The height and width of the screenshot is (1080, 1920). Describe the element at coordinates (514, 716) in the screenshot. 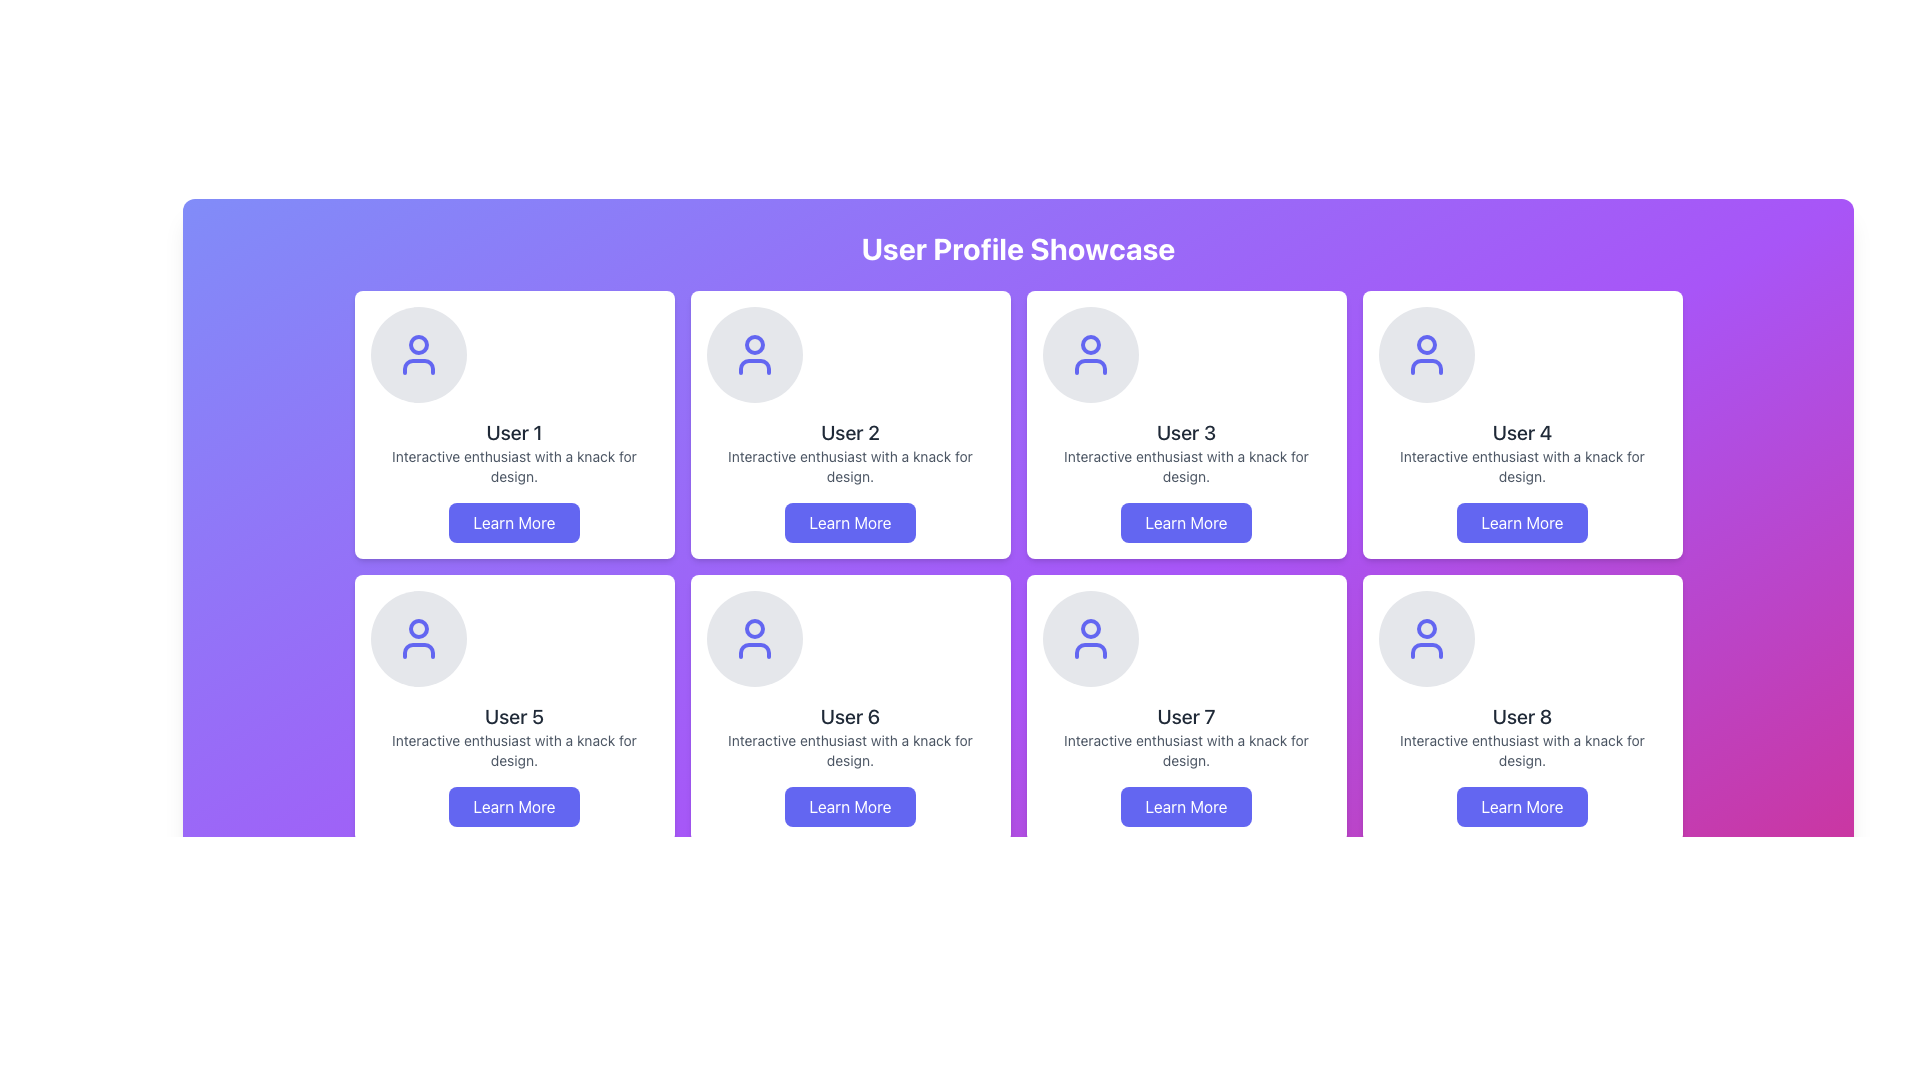

I see `the text label displaying 'User 5', which is styled in bold and located in the second row and first column of a user profile card` at that location.